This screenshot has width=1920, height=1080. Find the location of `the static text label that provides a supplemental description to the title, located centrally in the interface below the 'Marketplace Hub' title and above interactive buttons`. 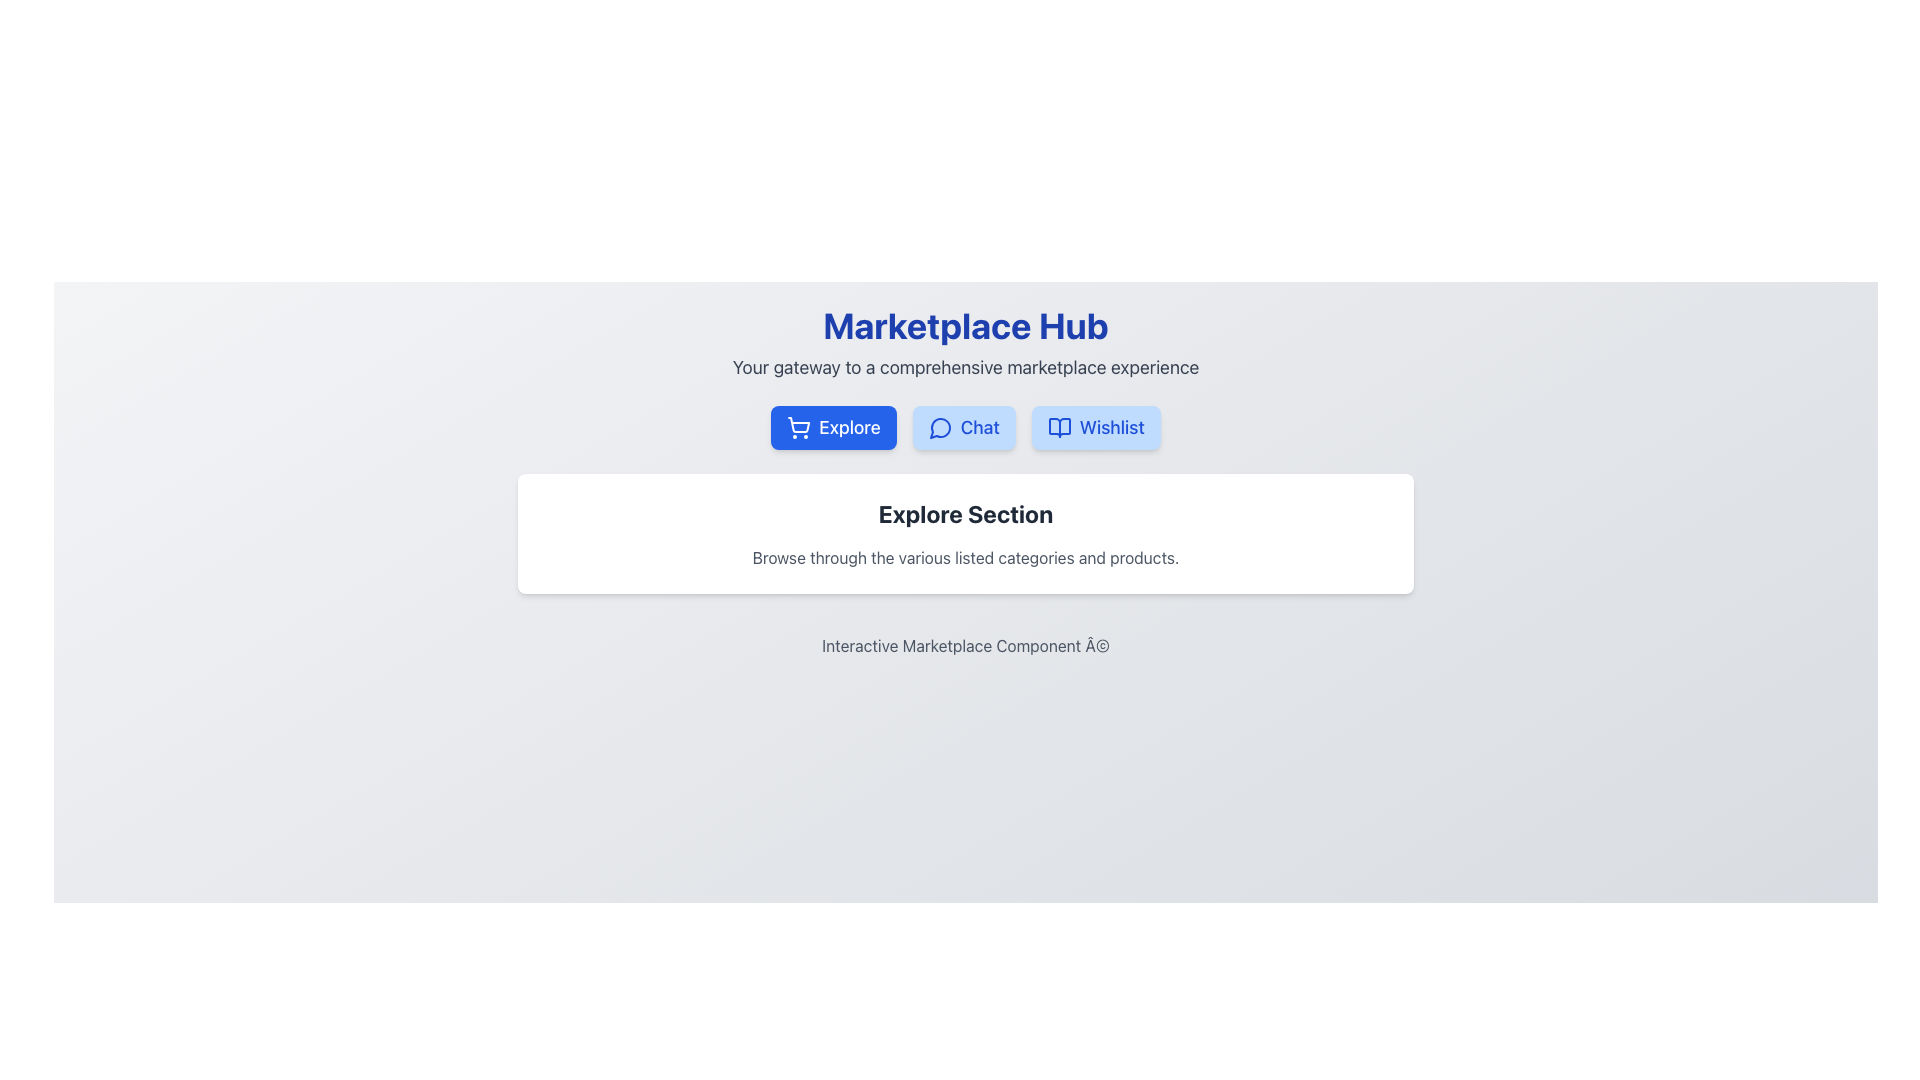

the static text label that provides a supplemental description to the title, located centrally in the interface below the 'Marketplace Hub' title and above interactive buttons is located at coordinates (965, 367).